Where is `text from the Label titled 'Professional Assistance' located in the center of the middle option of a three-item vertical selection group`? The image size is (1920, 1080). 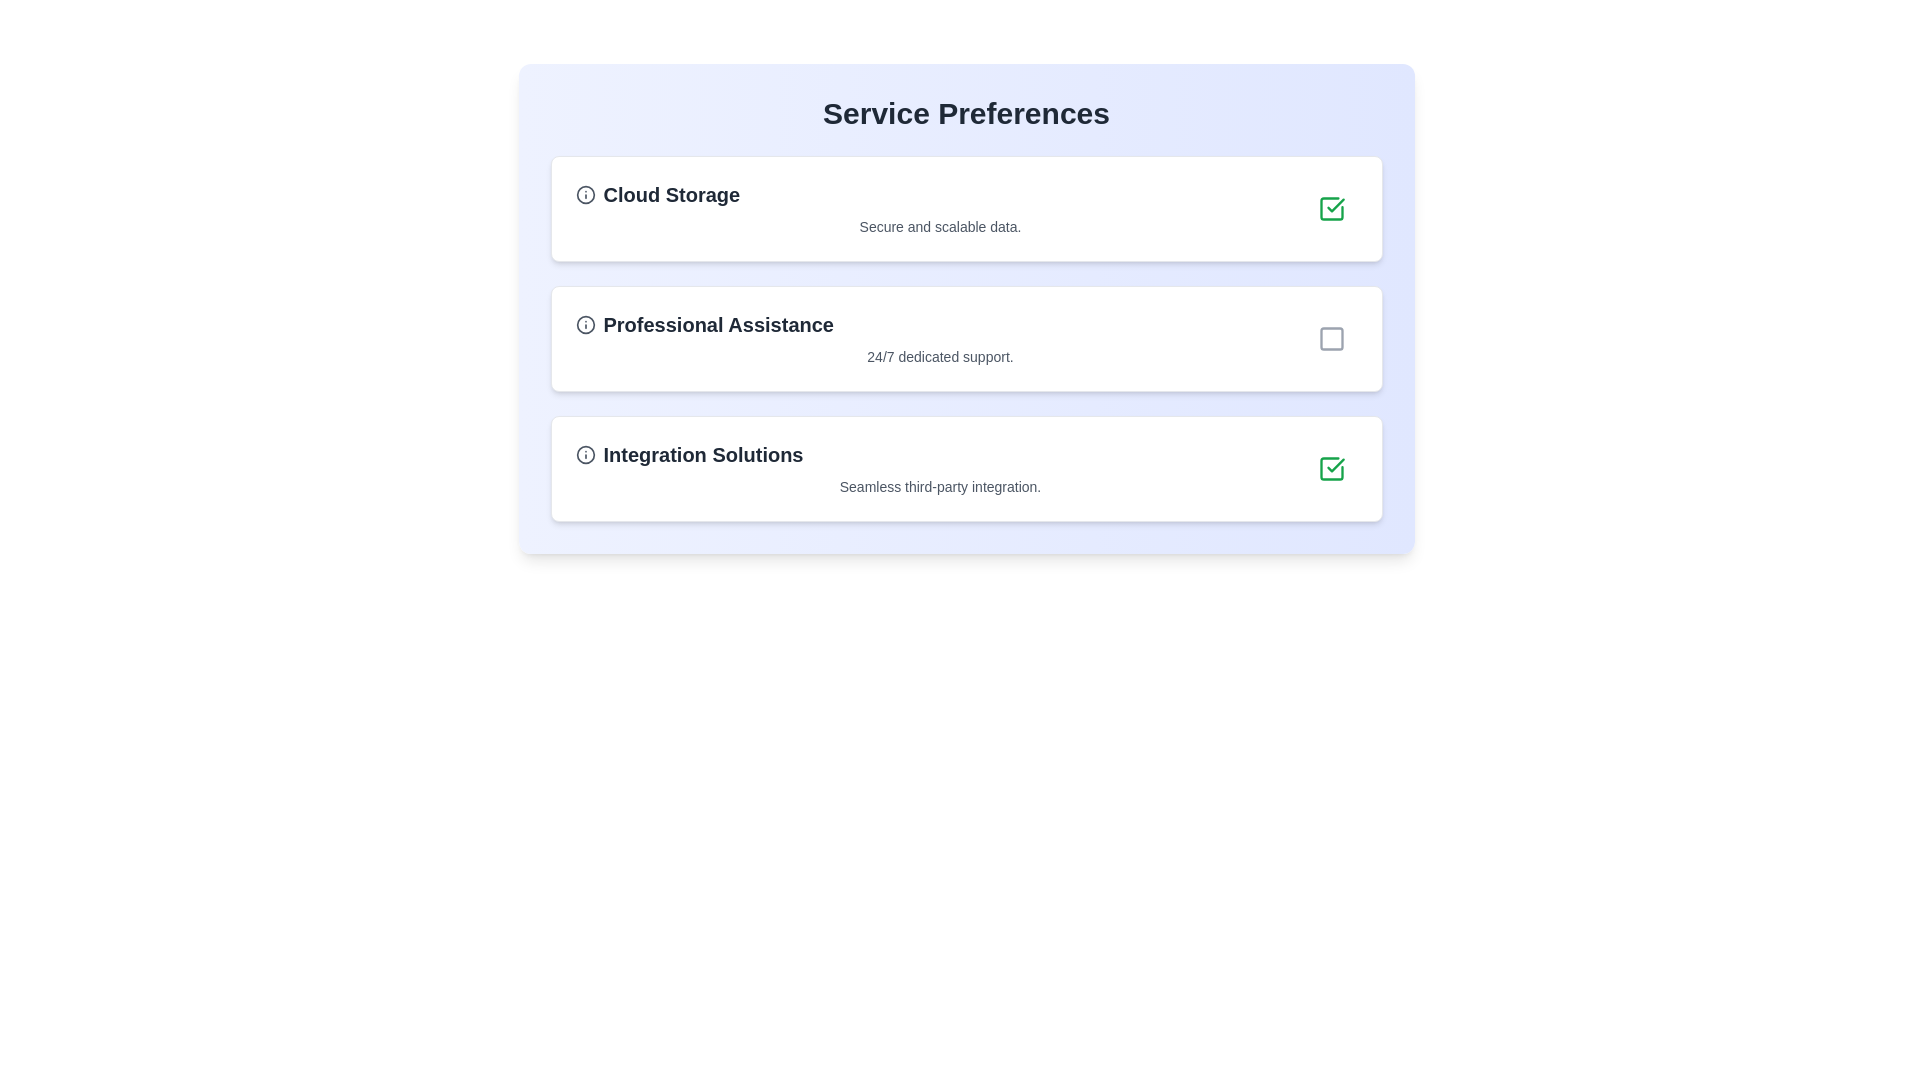
text from the Label titled 'Professional Assistance' located in the center of the middle option of a three-item vertical selection group is located at coordinates (718, 323).